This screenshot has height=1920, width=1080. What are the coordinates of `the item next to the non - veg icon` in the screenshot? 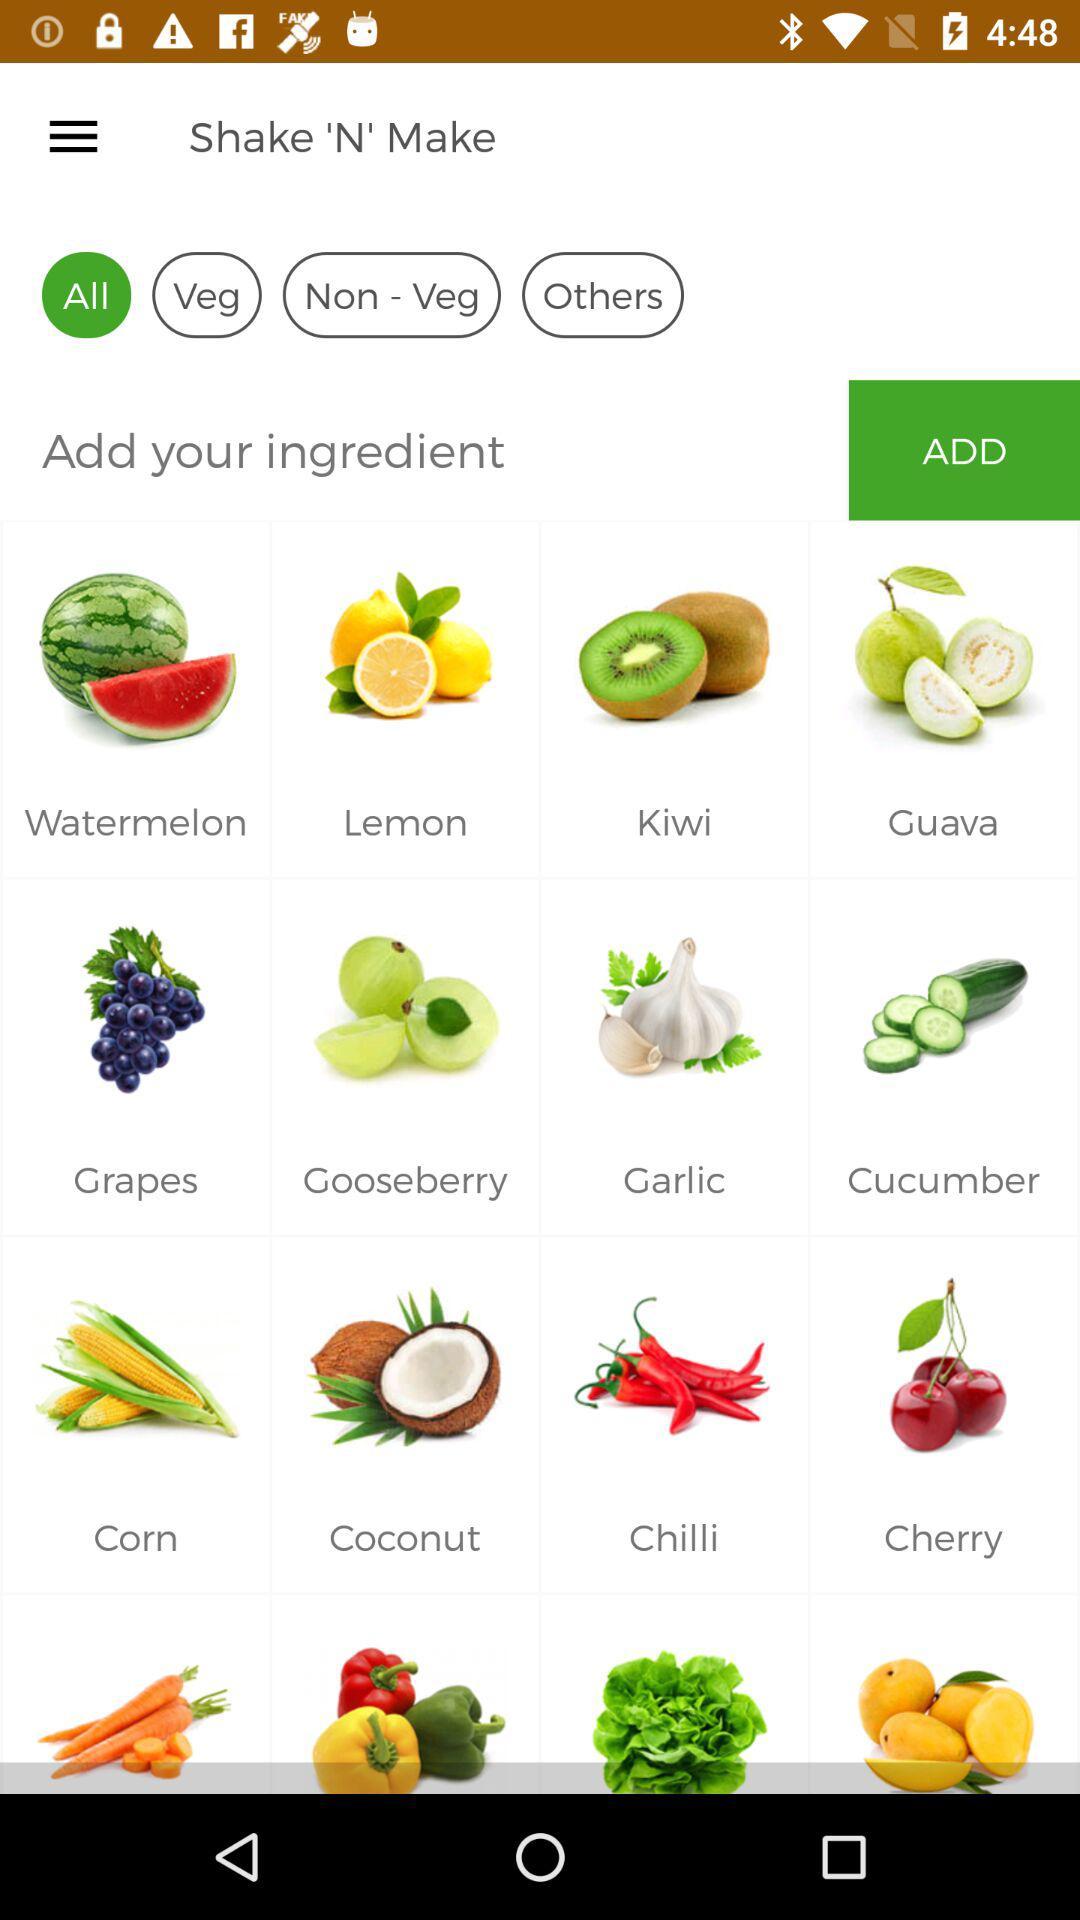 It's located at (601, 294).